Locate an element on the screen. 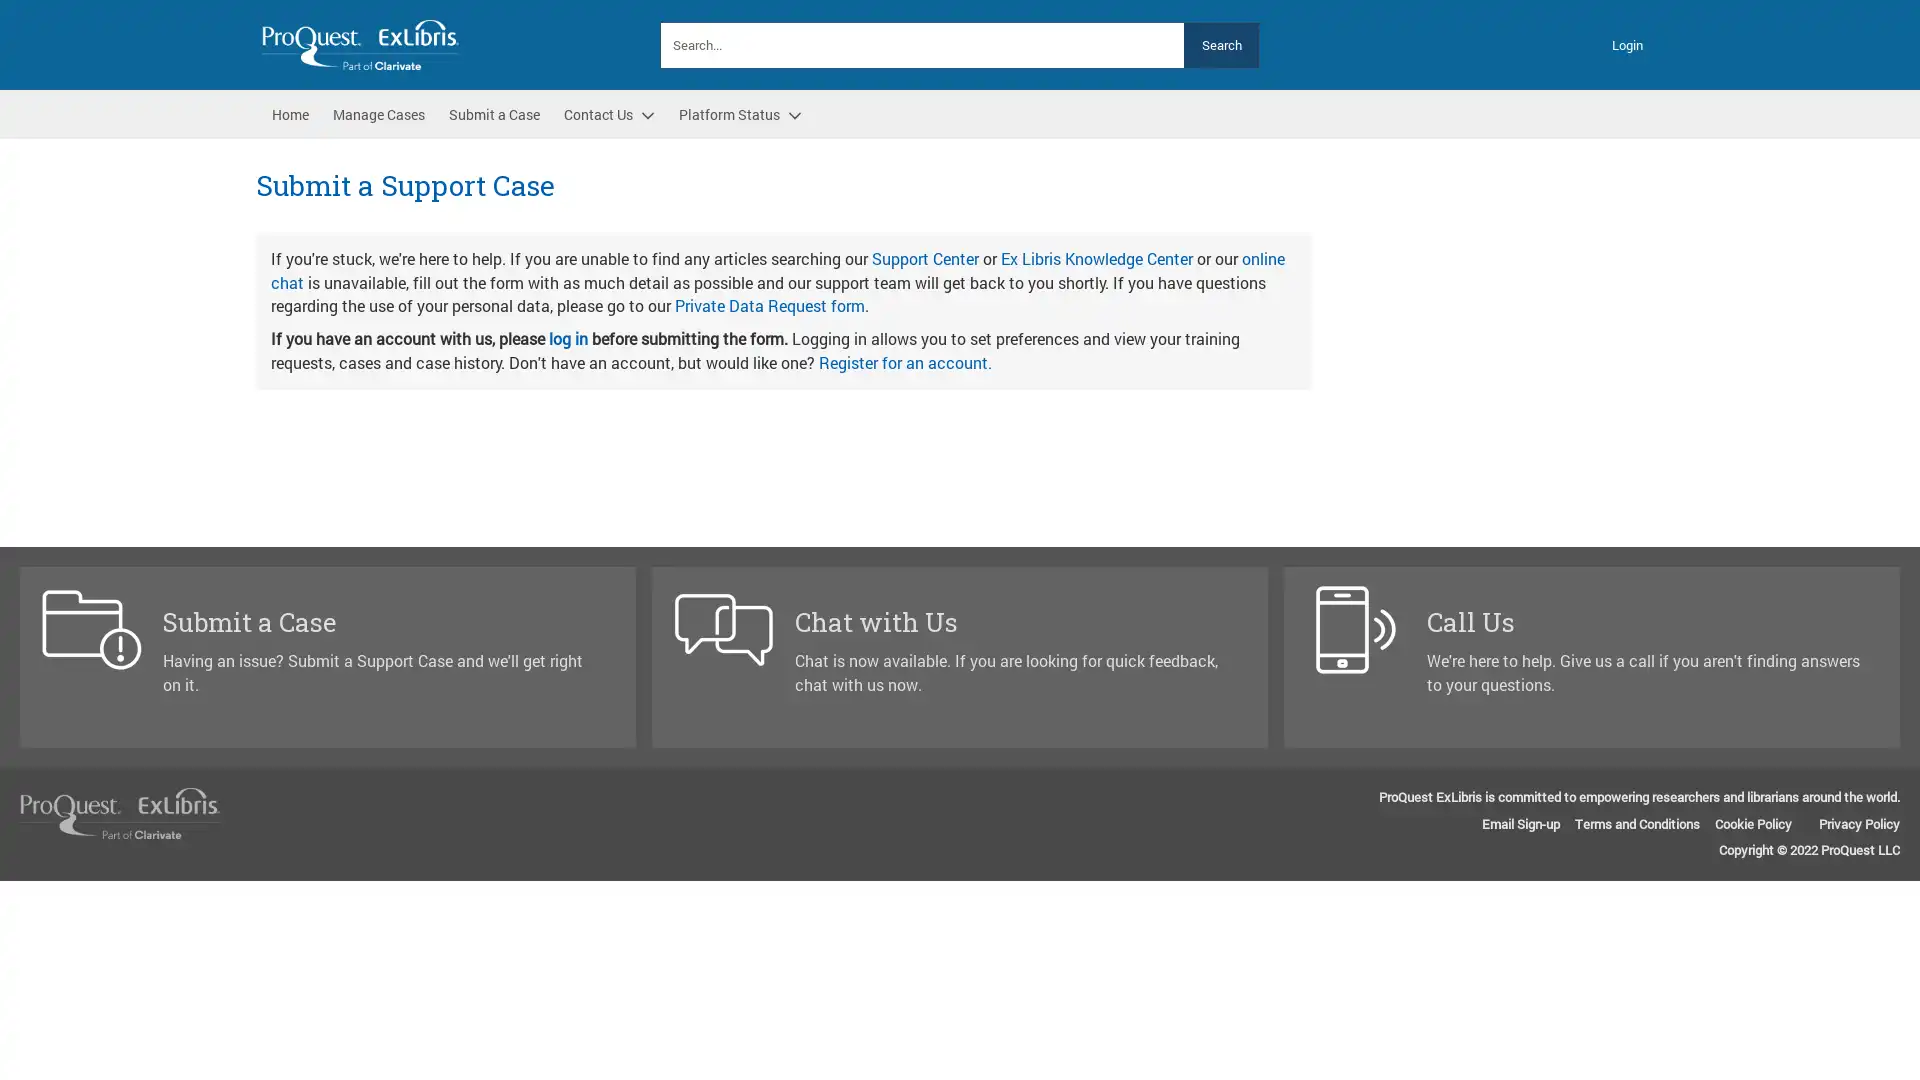 Image resolution: width=1920 pixels, height=1080 pixels. Search is located at coordinates (1220, 44).